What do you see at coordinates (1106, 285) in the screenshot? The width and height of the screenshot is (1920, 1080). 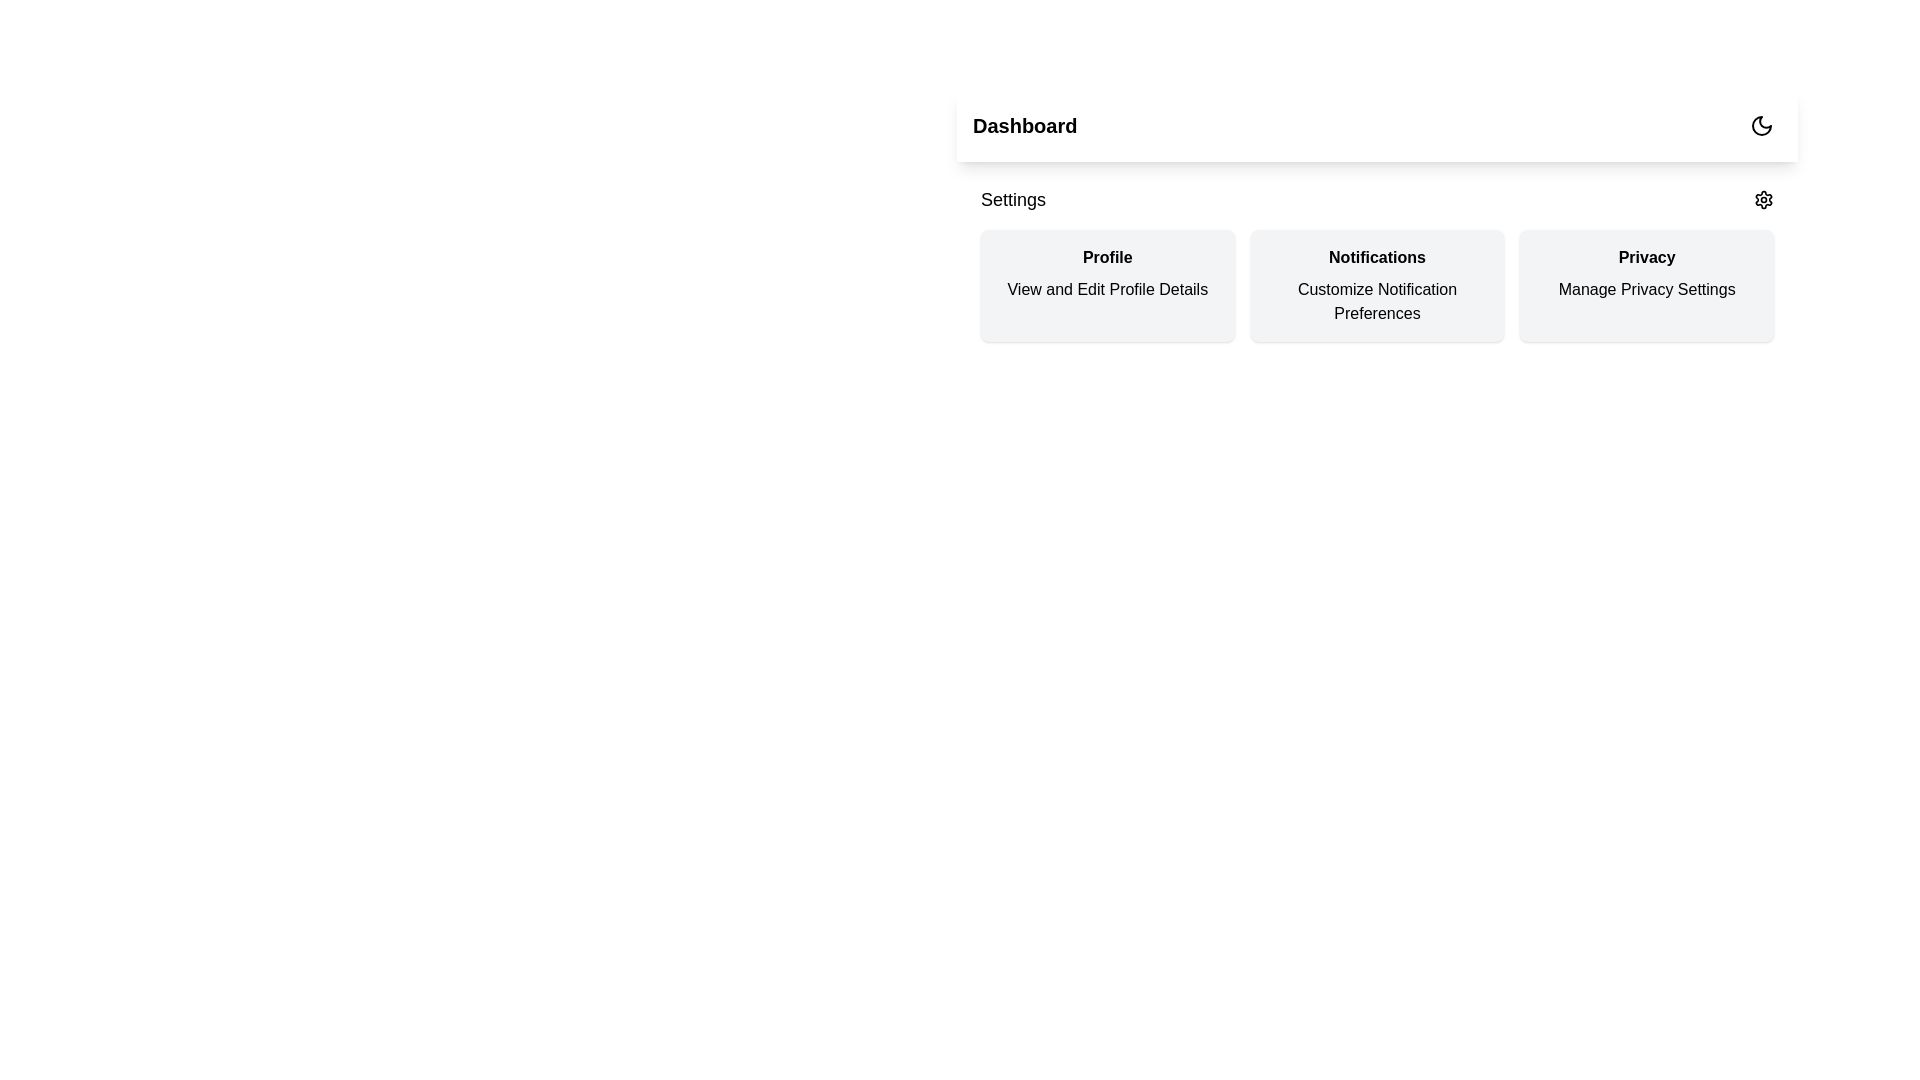 I see `the profile management card located in the top-left corner of the three-column section, positioned to the left of the 'Notifications' card and above the 'Privacy' card` at bounding box center [1106, 285].